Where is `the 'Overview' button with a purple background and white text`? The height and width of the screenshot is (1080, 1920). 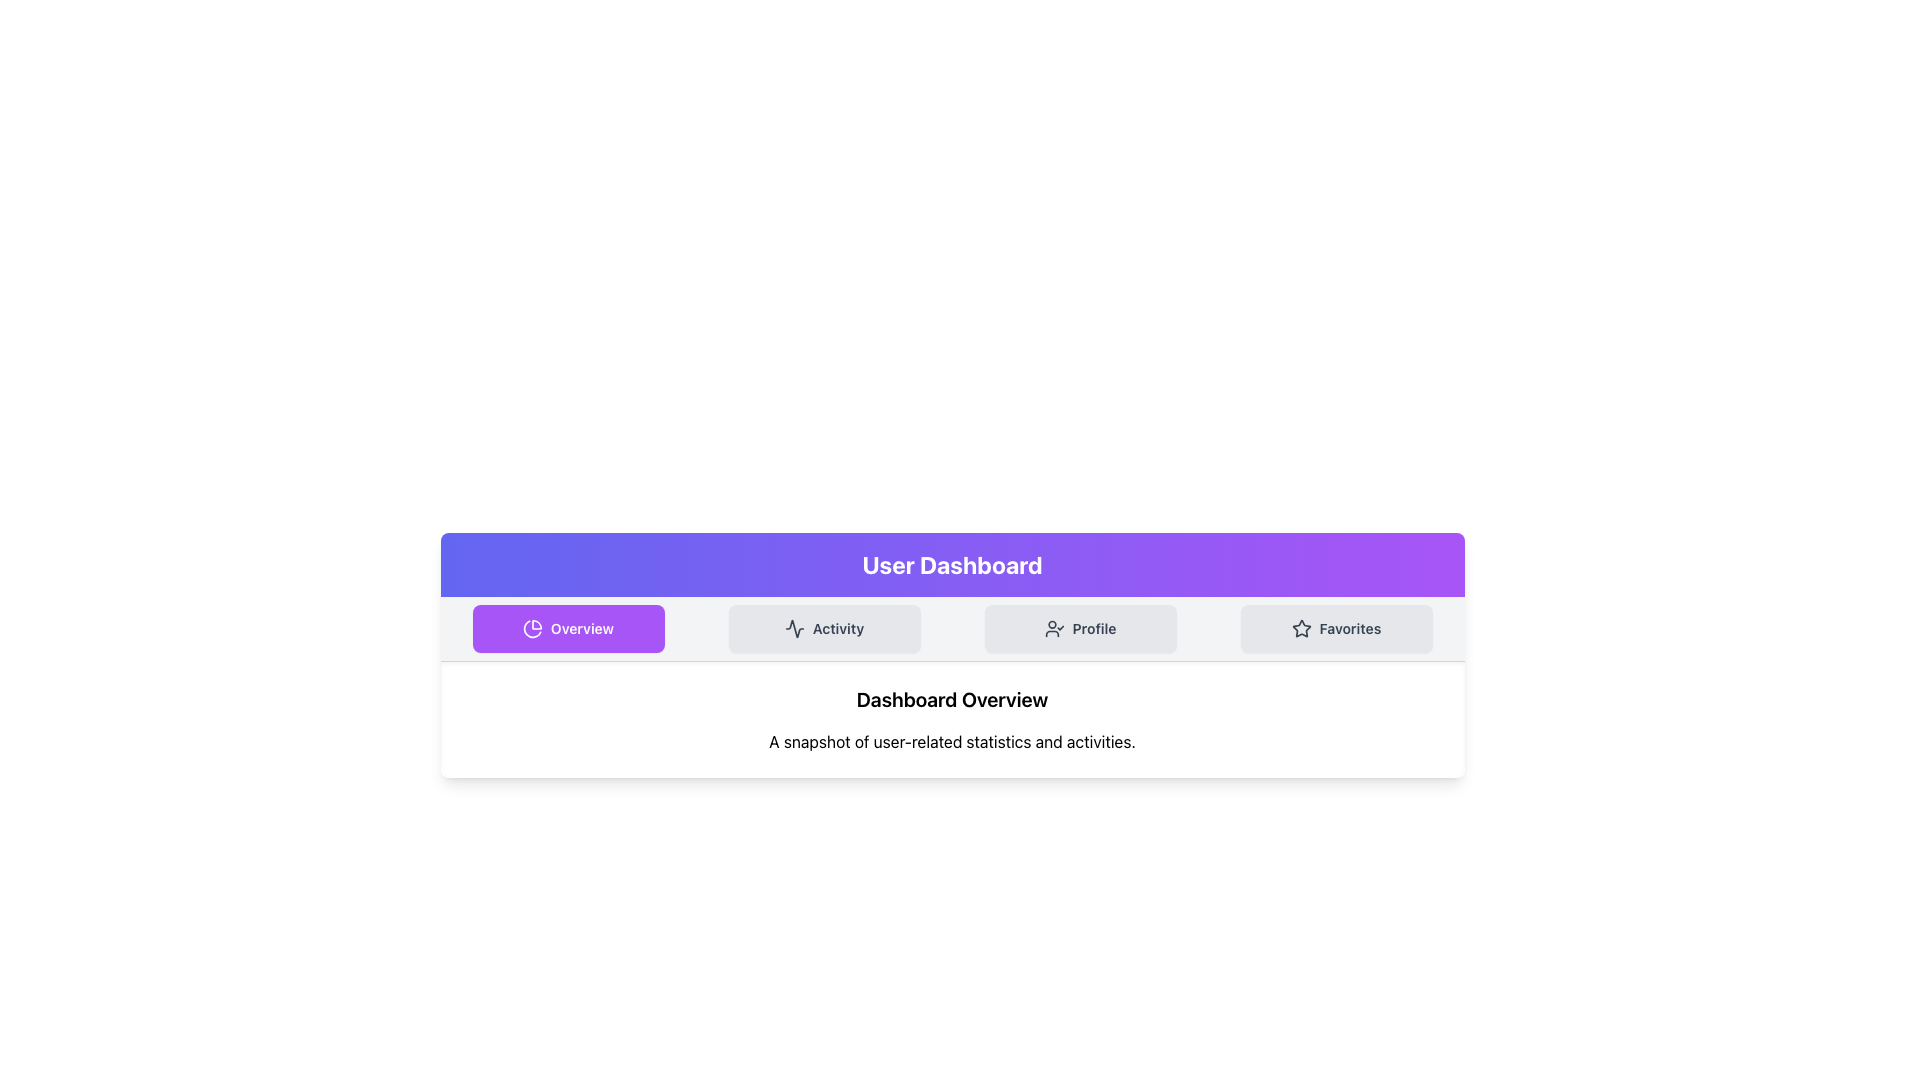
the 'Overview' button with a purple background and white text is located at coordinates (567, 627).